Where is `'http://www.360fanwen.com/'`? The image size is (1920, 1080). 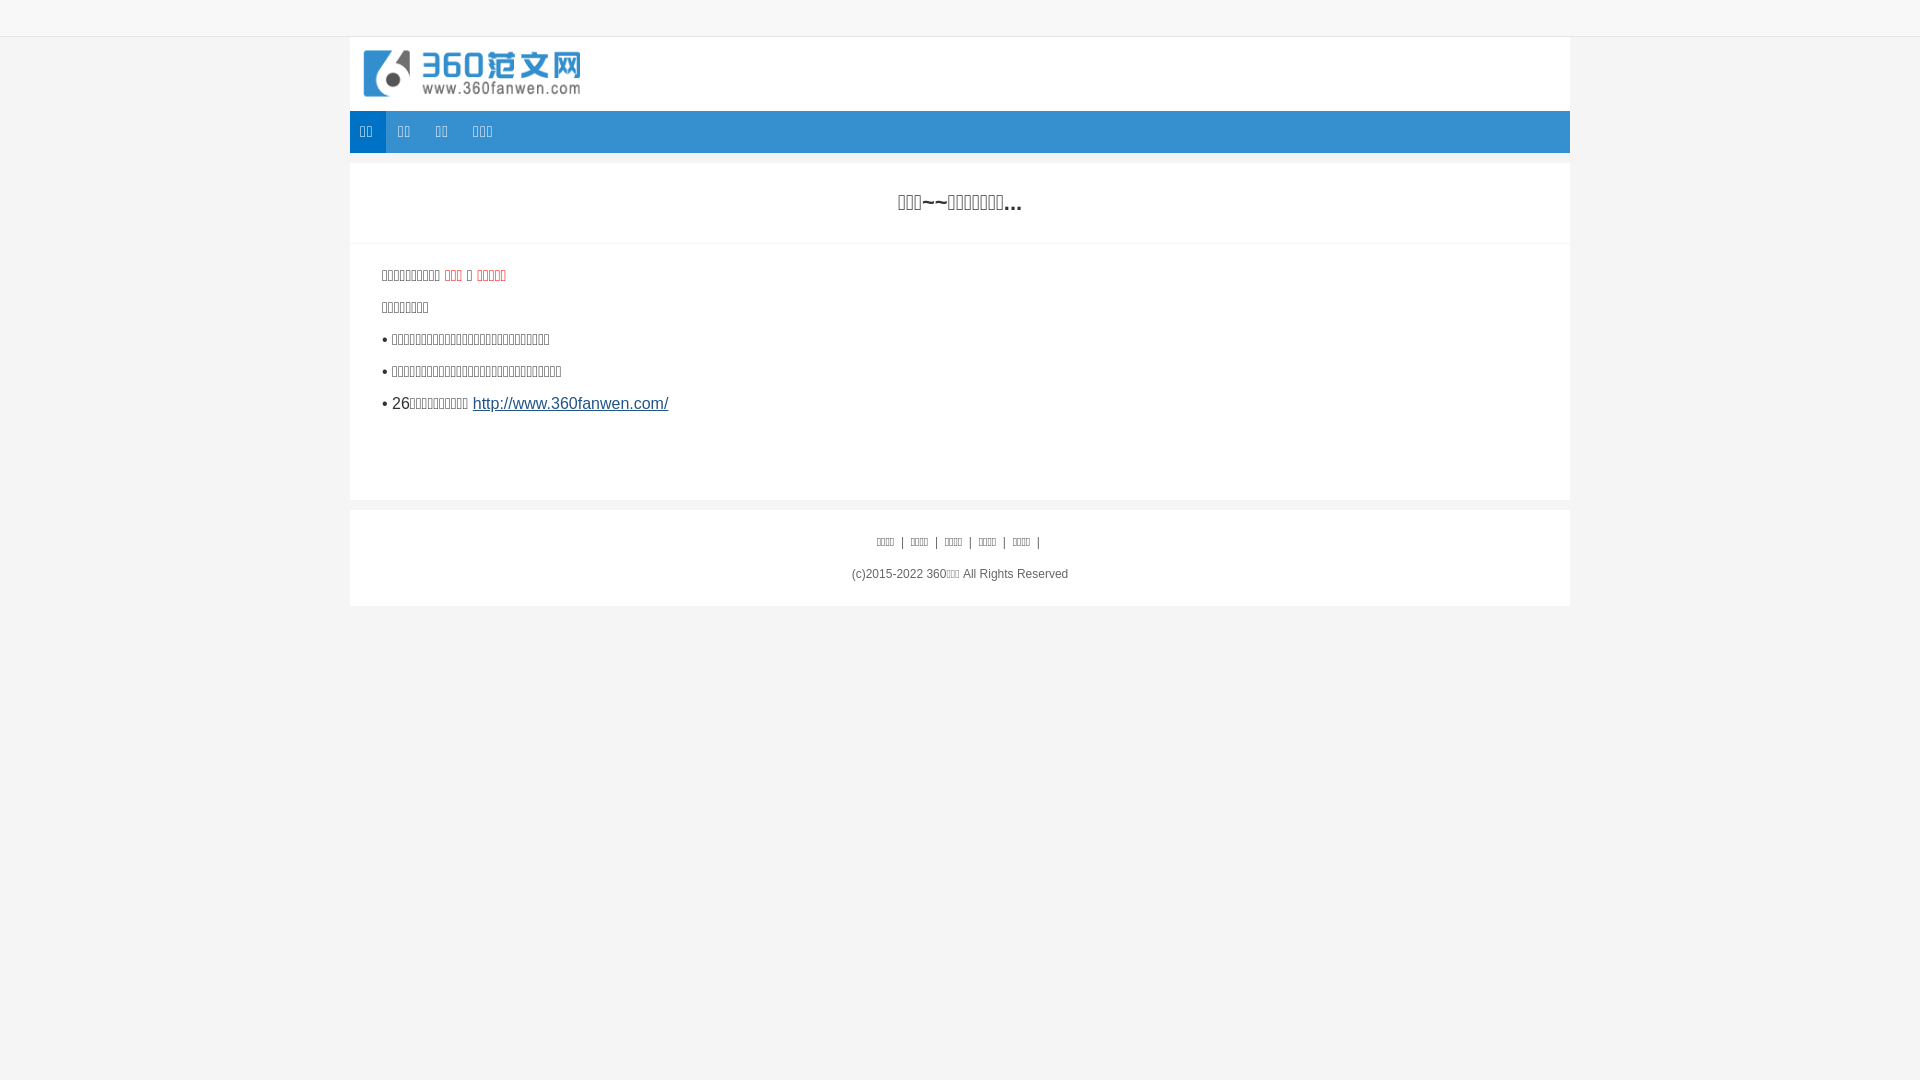
'http://www.360fanwen.com/' is located at coordinates (570, 403).